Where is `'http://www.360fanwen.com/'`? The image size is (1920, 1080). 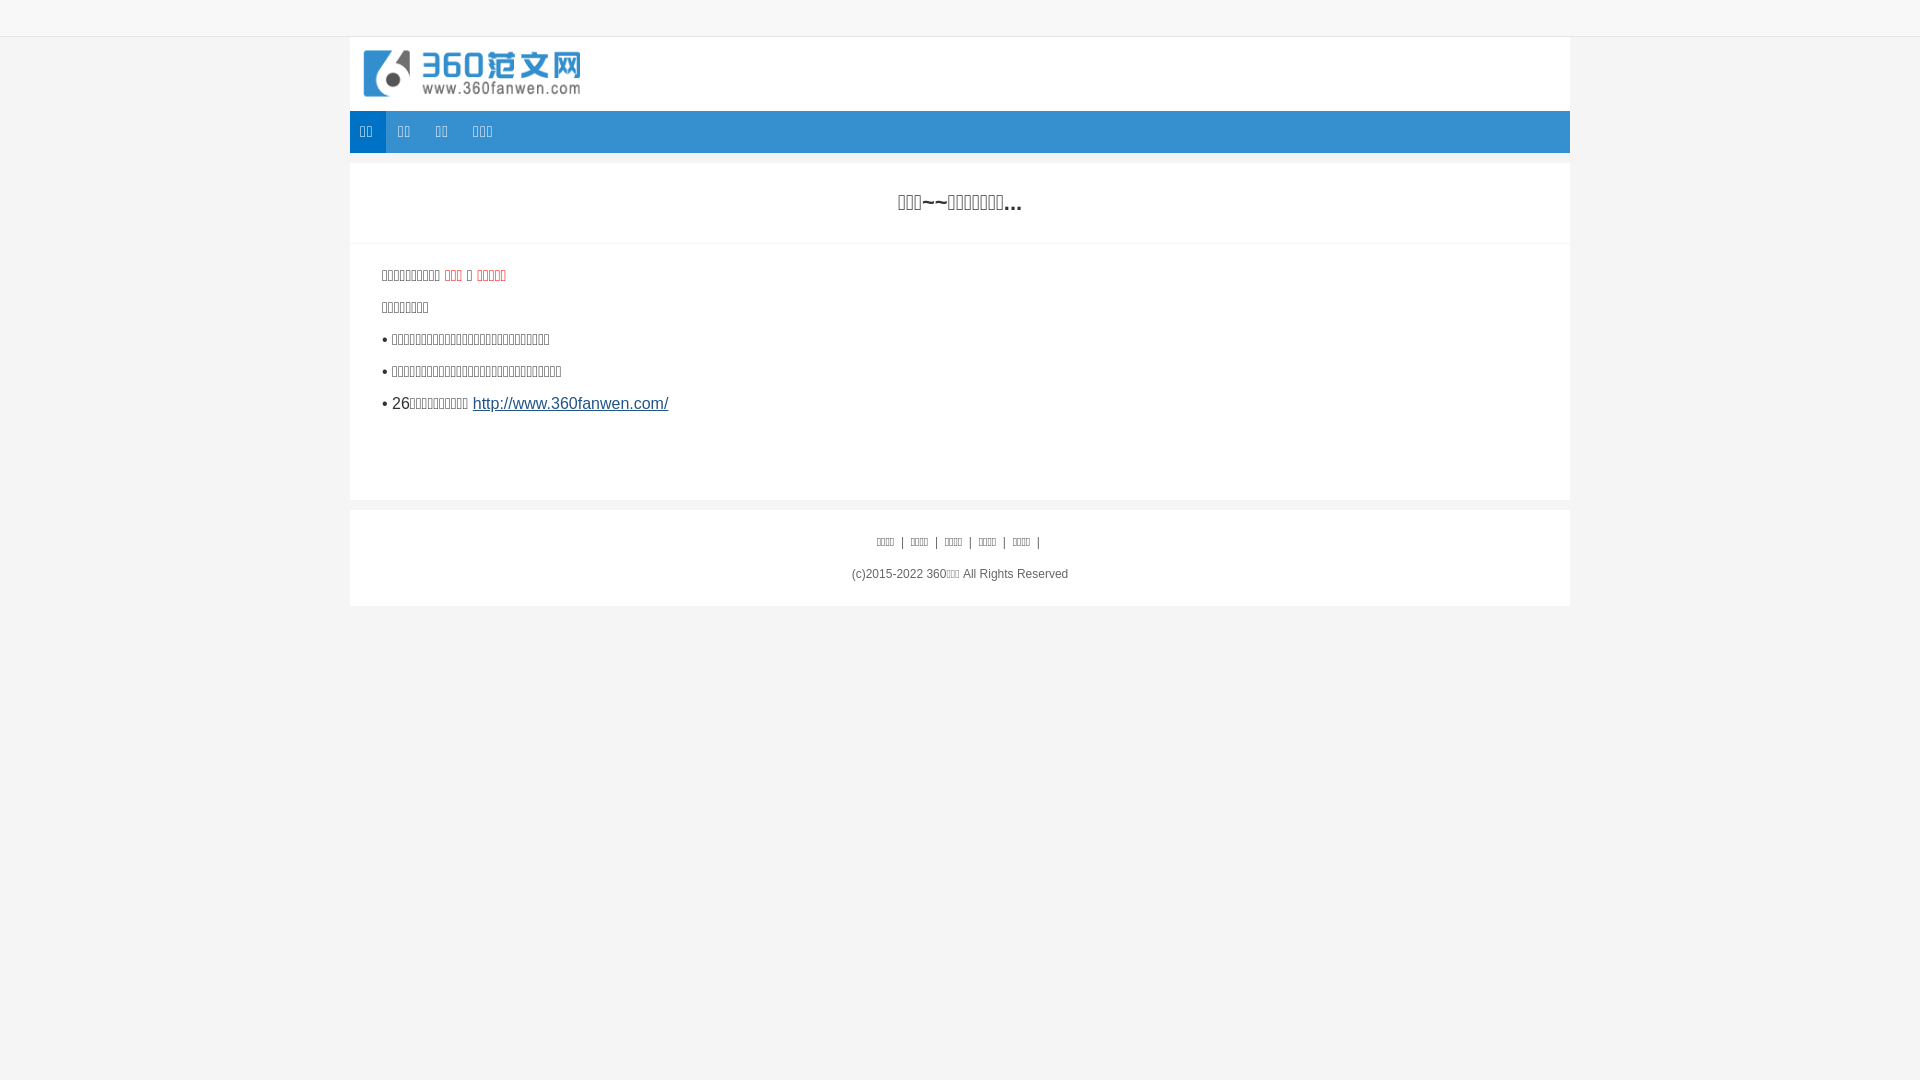
'http://www.360fanwen.com/' is located at coordinates (570, 403).